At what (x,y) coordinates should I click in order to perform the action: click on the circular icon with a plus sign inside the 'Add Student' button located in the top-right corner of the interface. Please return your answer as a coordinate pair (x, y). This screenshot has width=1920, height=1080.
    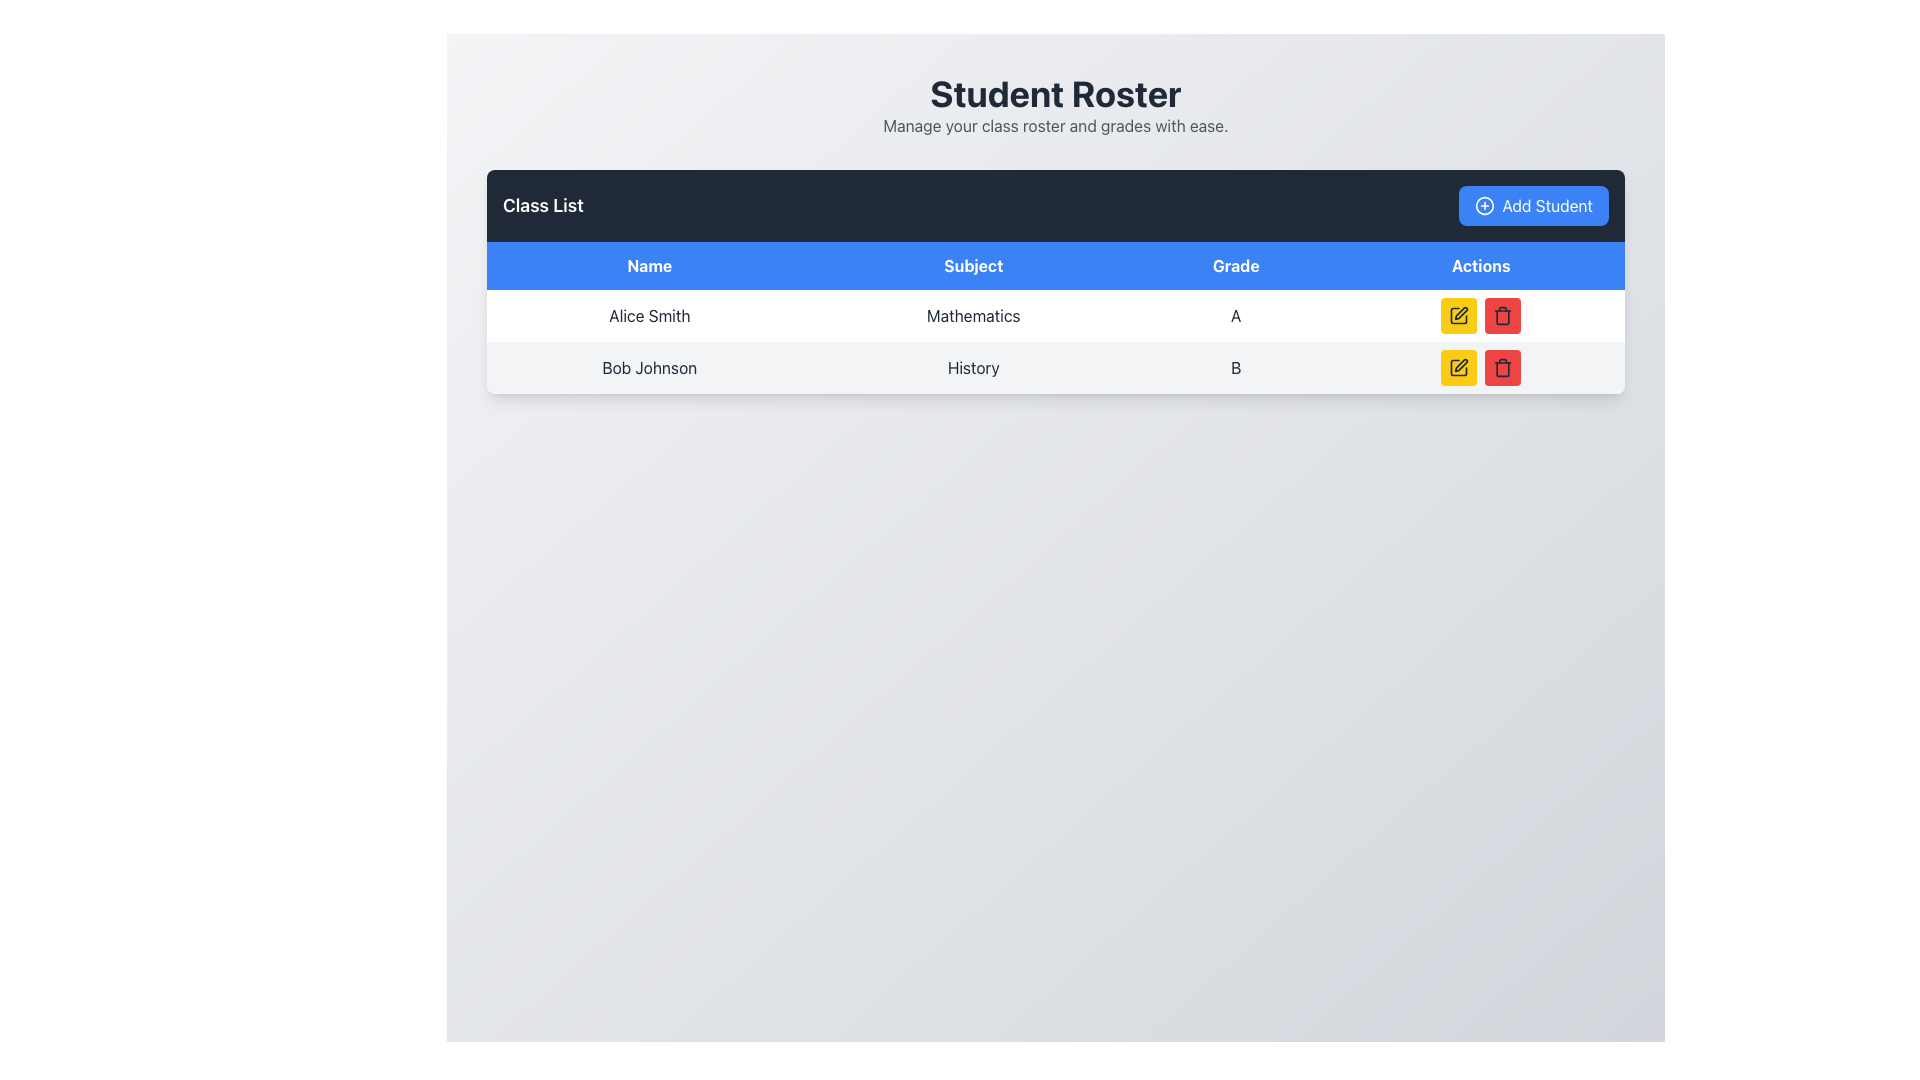
    Looking at the image, I should click on (1484, 205).